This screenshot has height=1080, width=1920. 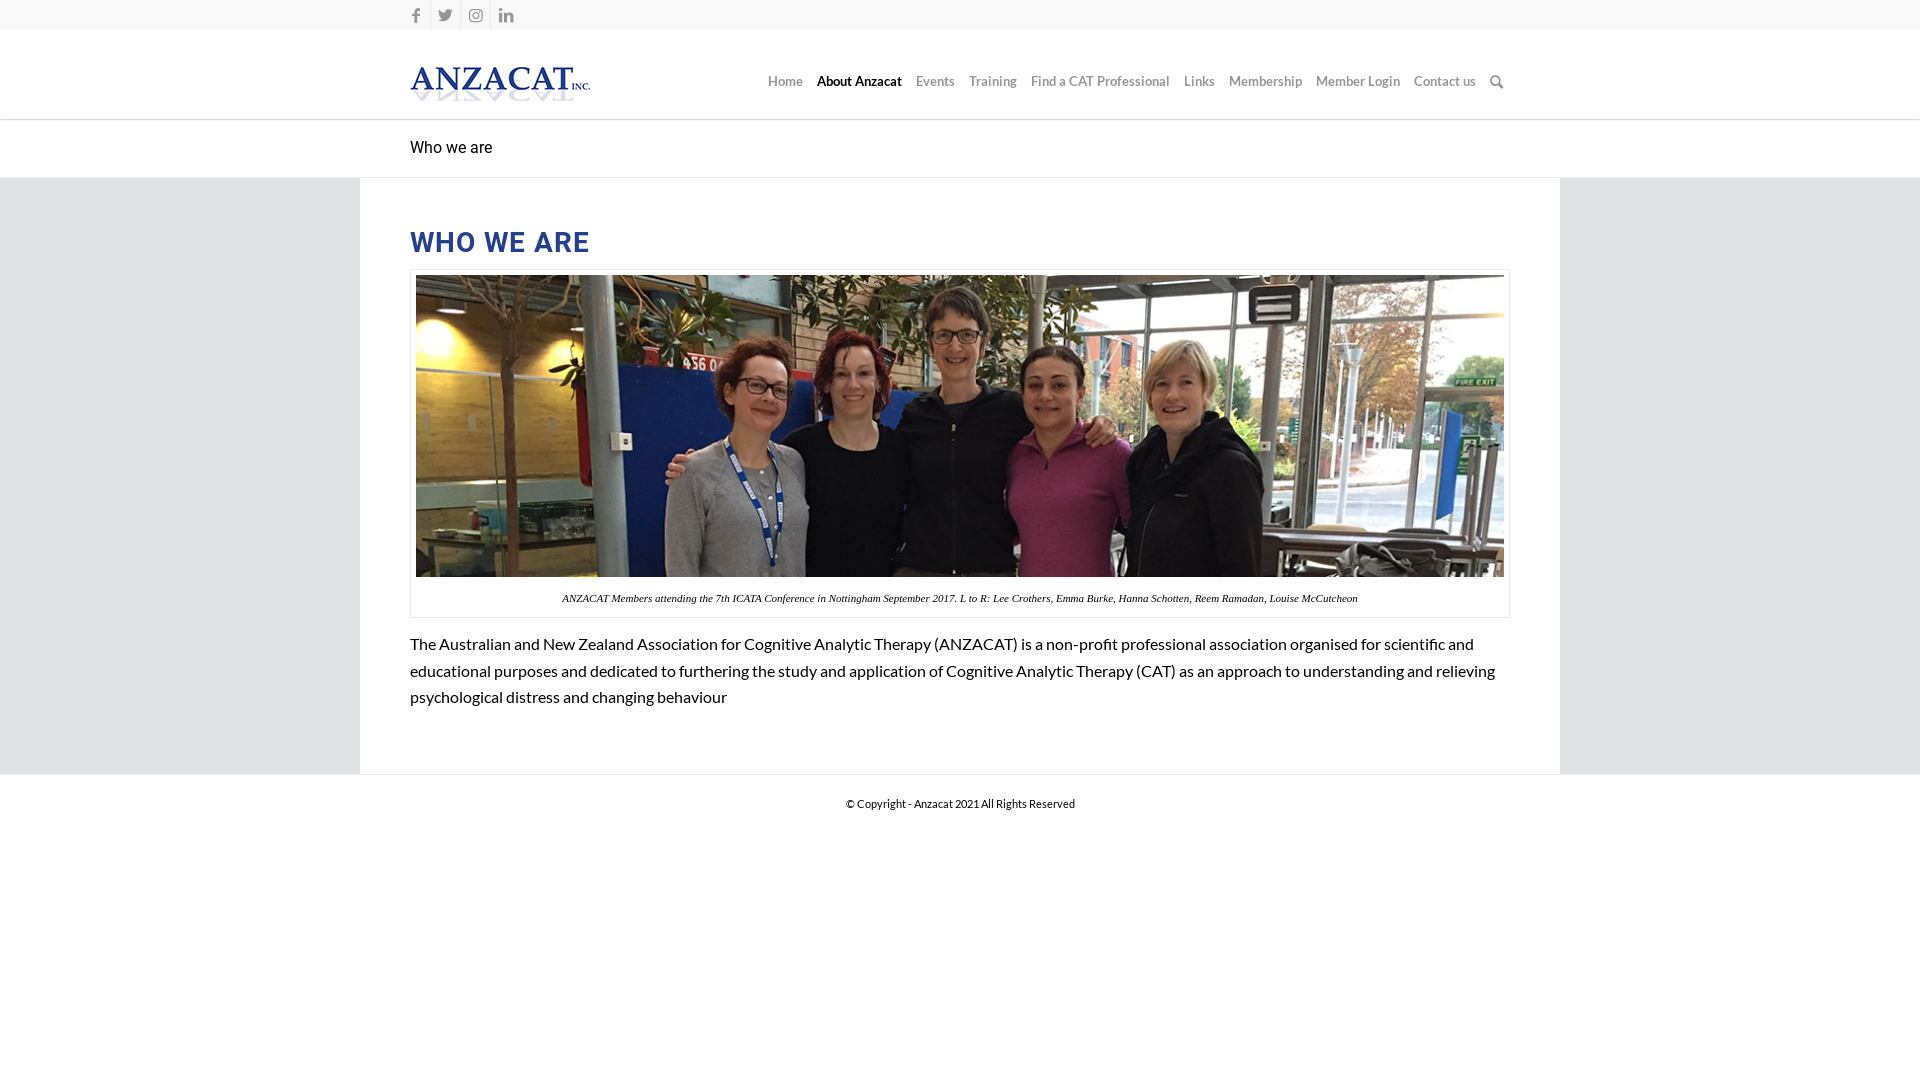 What do you see at coordinates (1221, 80) in the screenshot?
I see `'Membership'` at bounding box center [1221, 80].